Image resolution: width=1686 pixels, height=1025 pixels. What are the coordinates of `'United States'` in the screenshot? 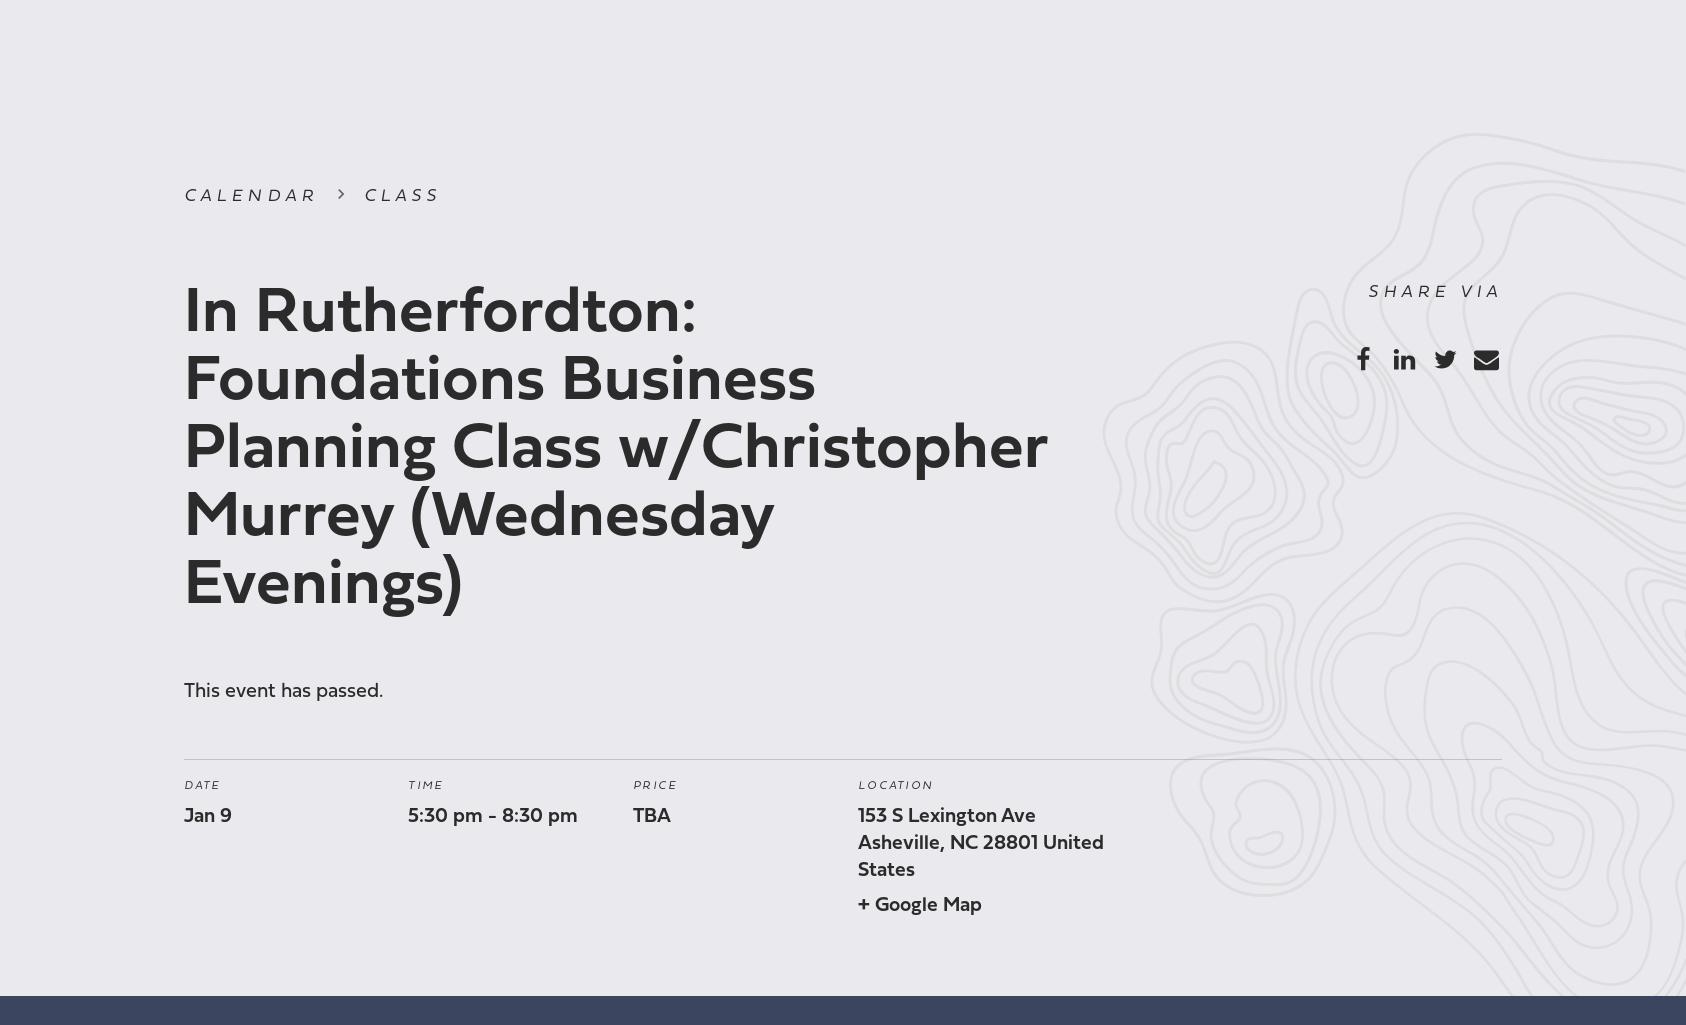 It's located at (979, 857).